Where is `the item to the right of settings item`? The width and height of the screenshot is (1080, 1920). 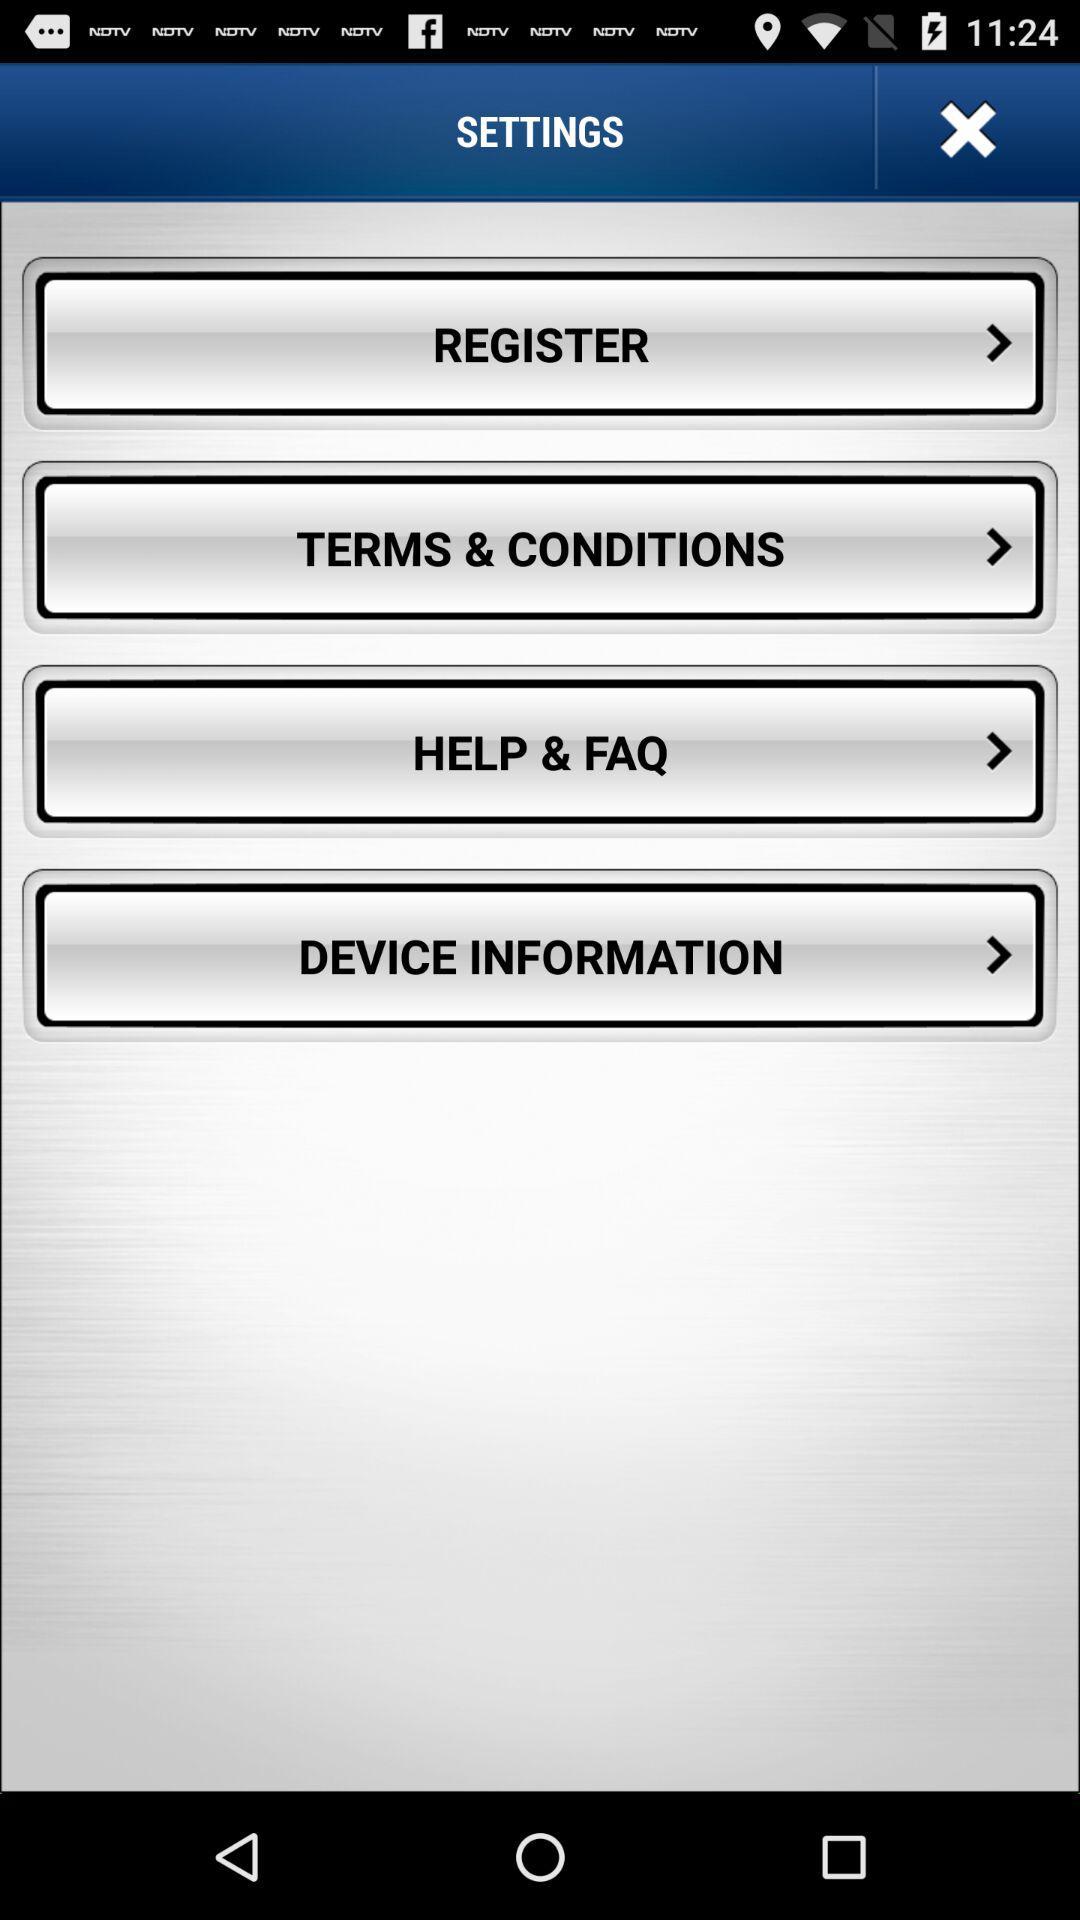
the item to the right of settings item is located at coordinates (964, 129).